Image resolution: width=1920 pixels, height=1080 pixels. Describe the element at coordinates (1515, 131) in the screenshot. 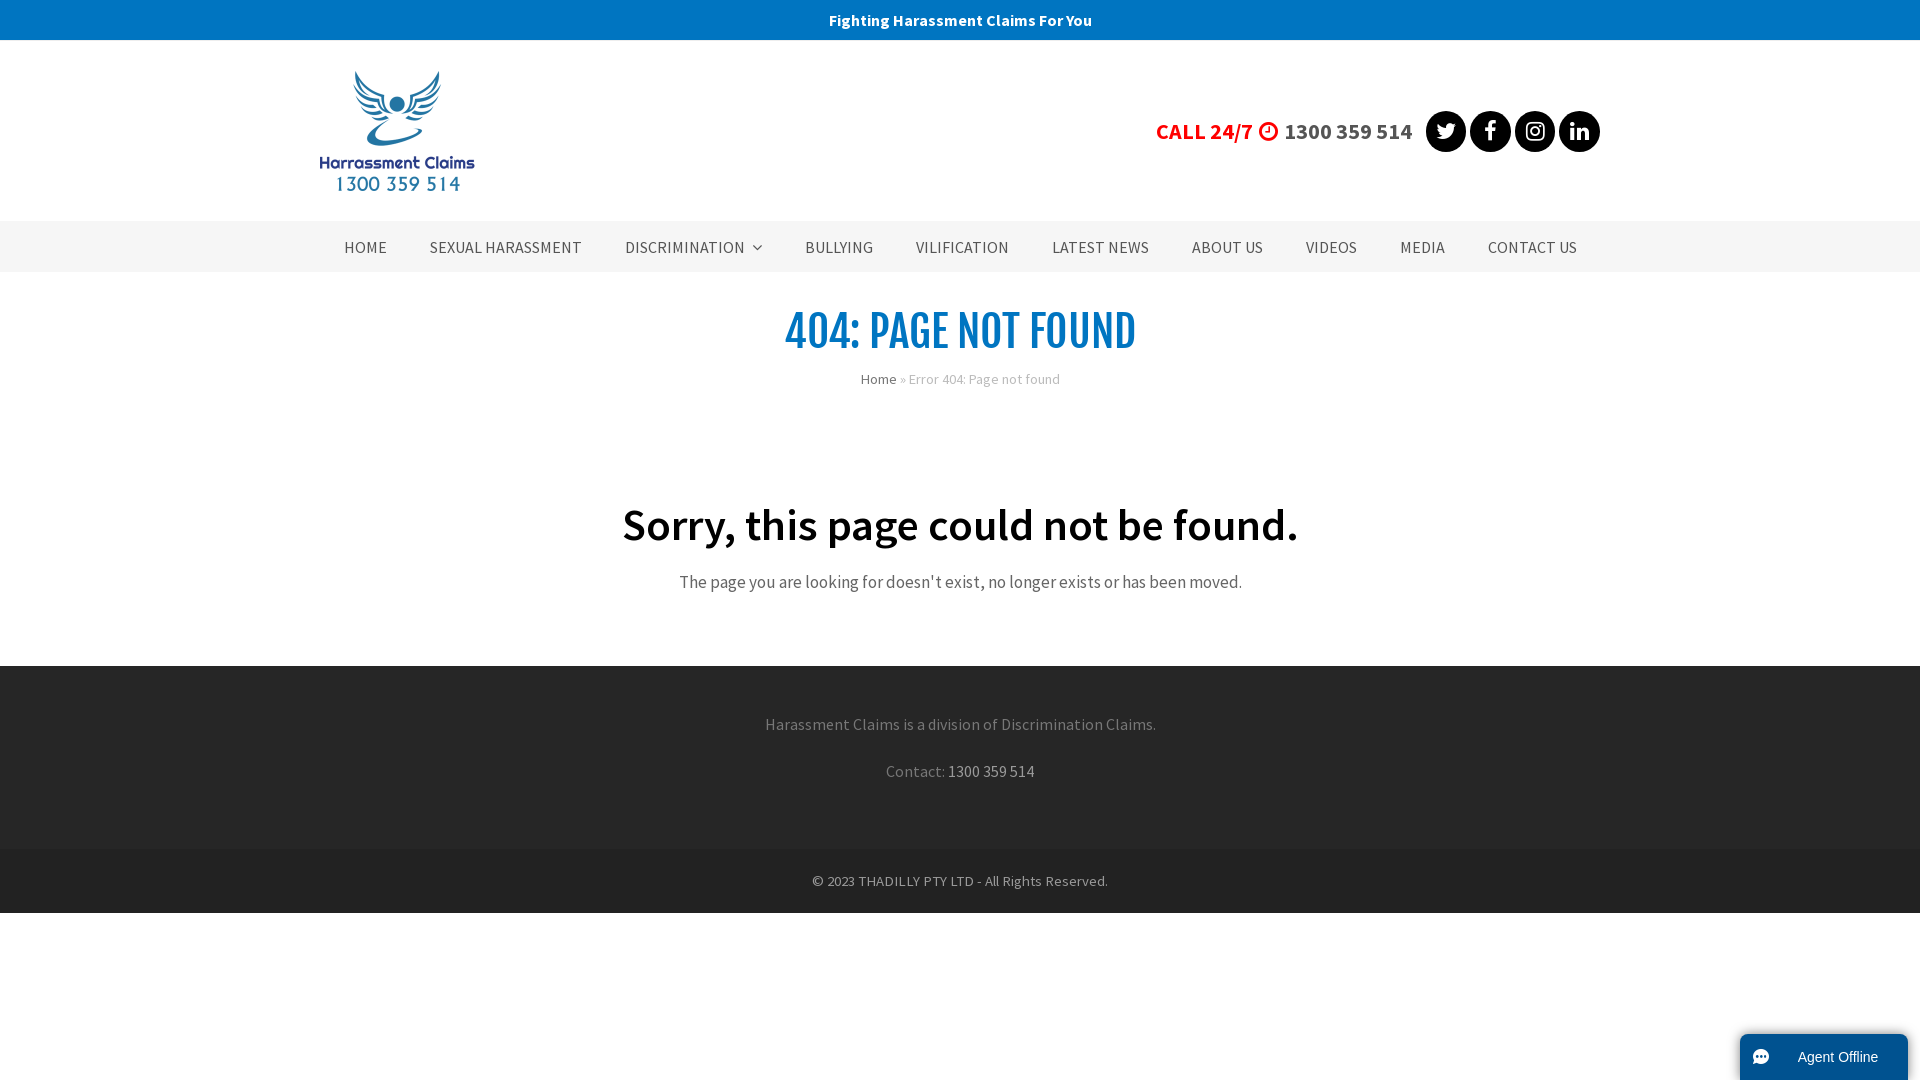

I see `'Instagram'` at that location.